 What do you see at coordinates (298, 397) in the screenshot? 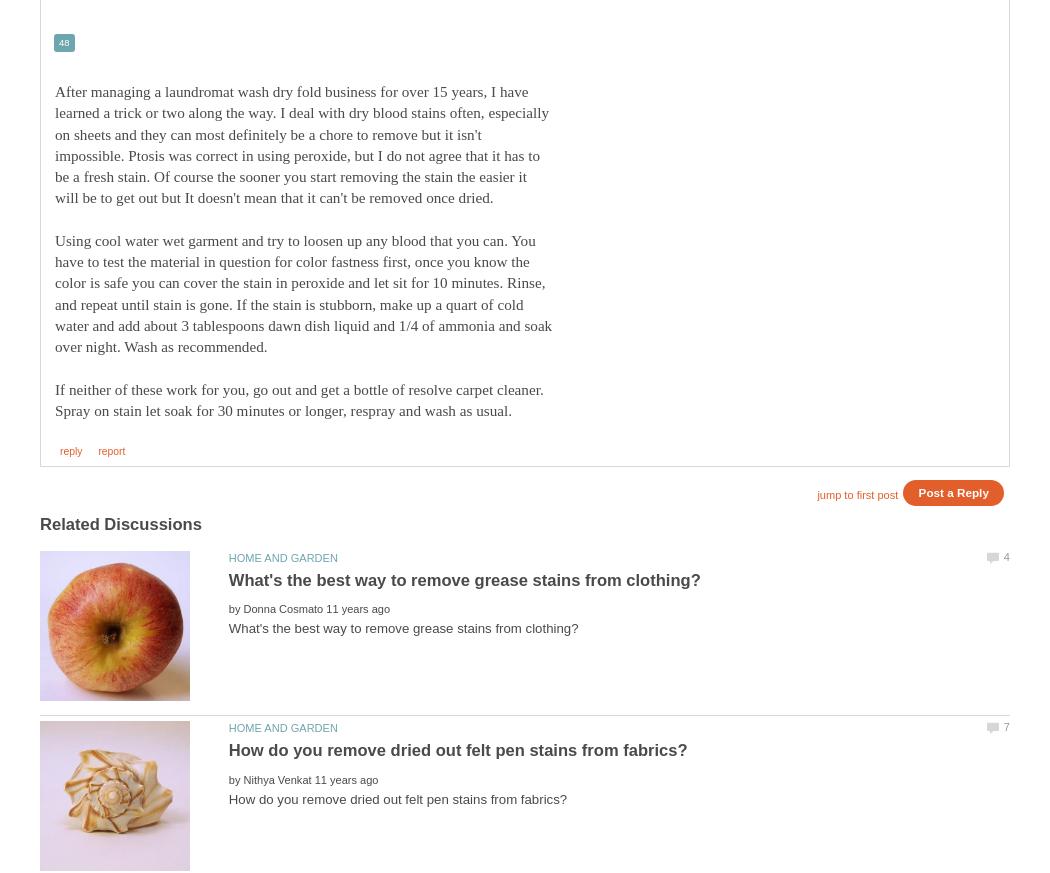
I see `'If neither of these work for you, go out and get a bottle of resolve carpet cleaner. Spray on stain let soak for 30 minutes or longer, respray and wash as usual.'` at bounding box center [298, 397].